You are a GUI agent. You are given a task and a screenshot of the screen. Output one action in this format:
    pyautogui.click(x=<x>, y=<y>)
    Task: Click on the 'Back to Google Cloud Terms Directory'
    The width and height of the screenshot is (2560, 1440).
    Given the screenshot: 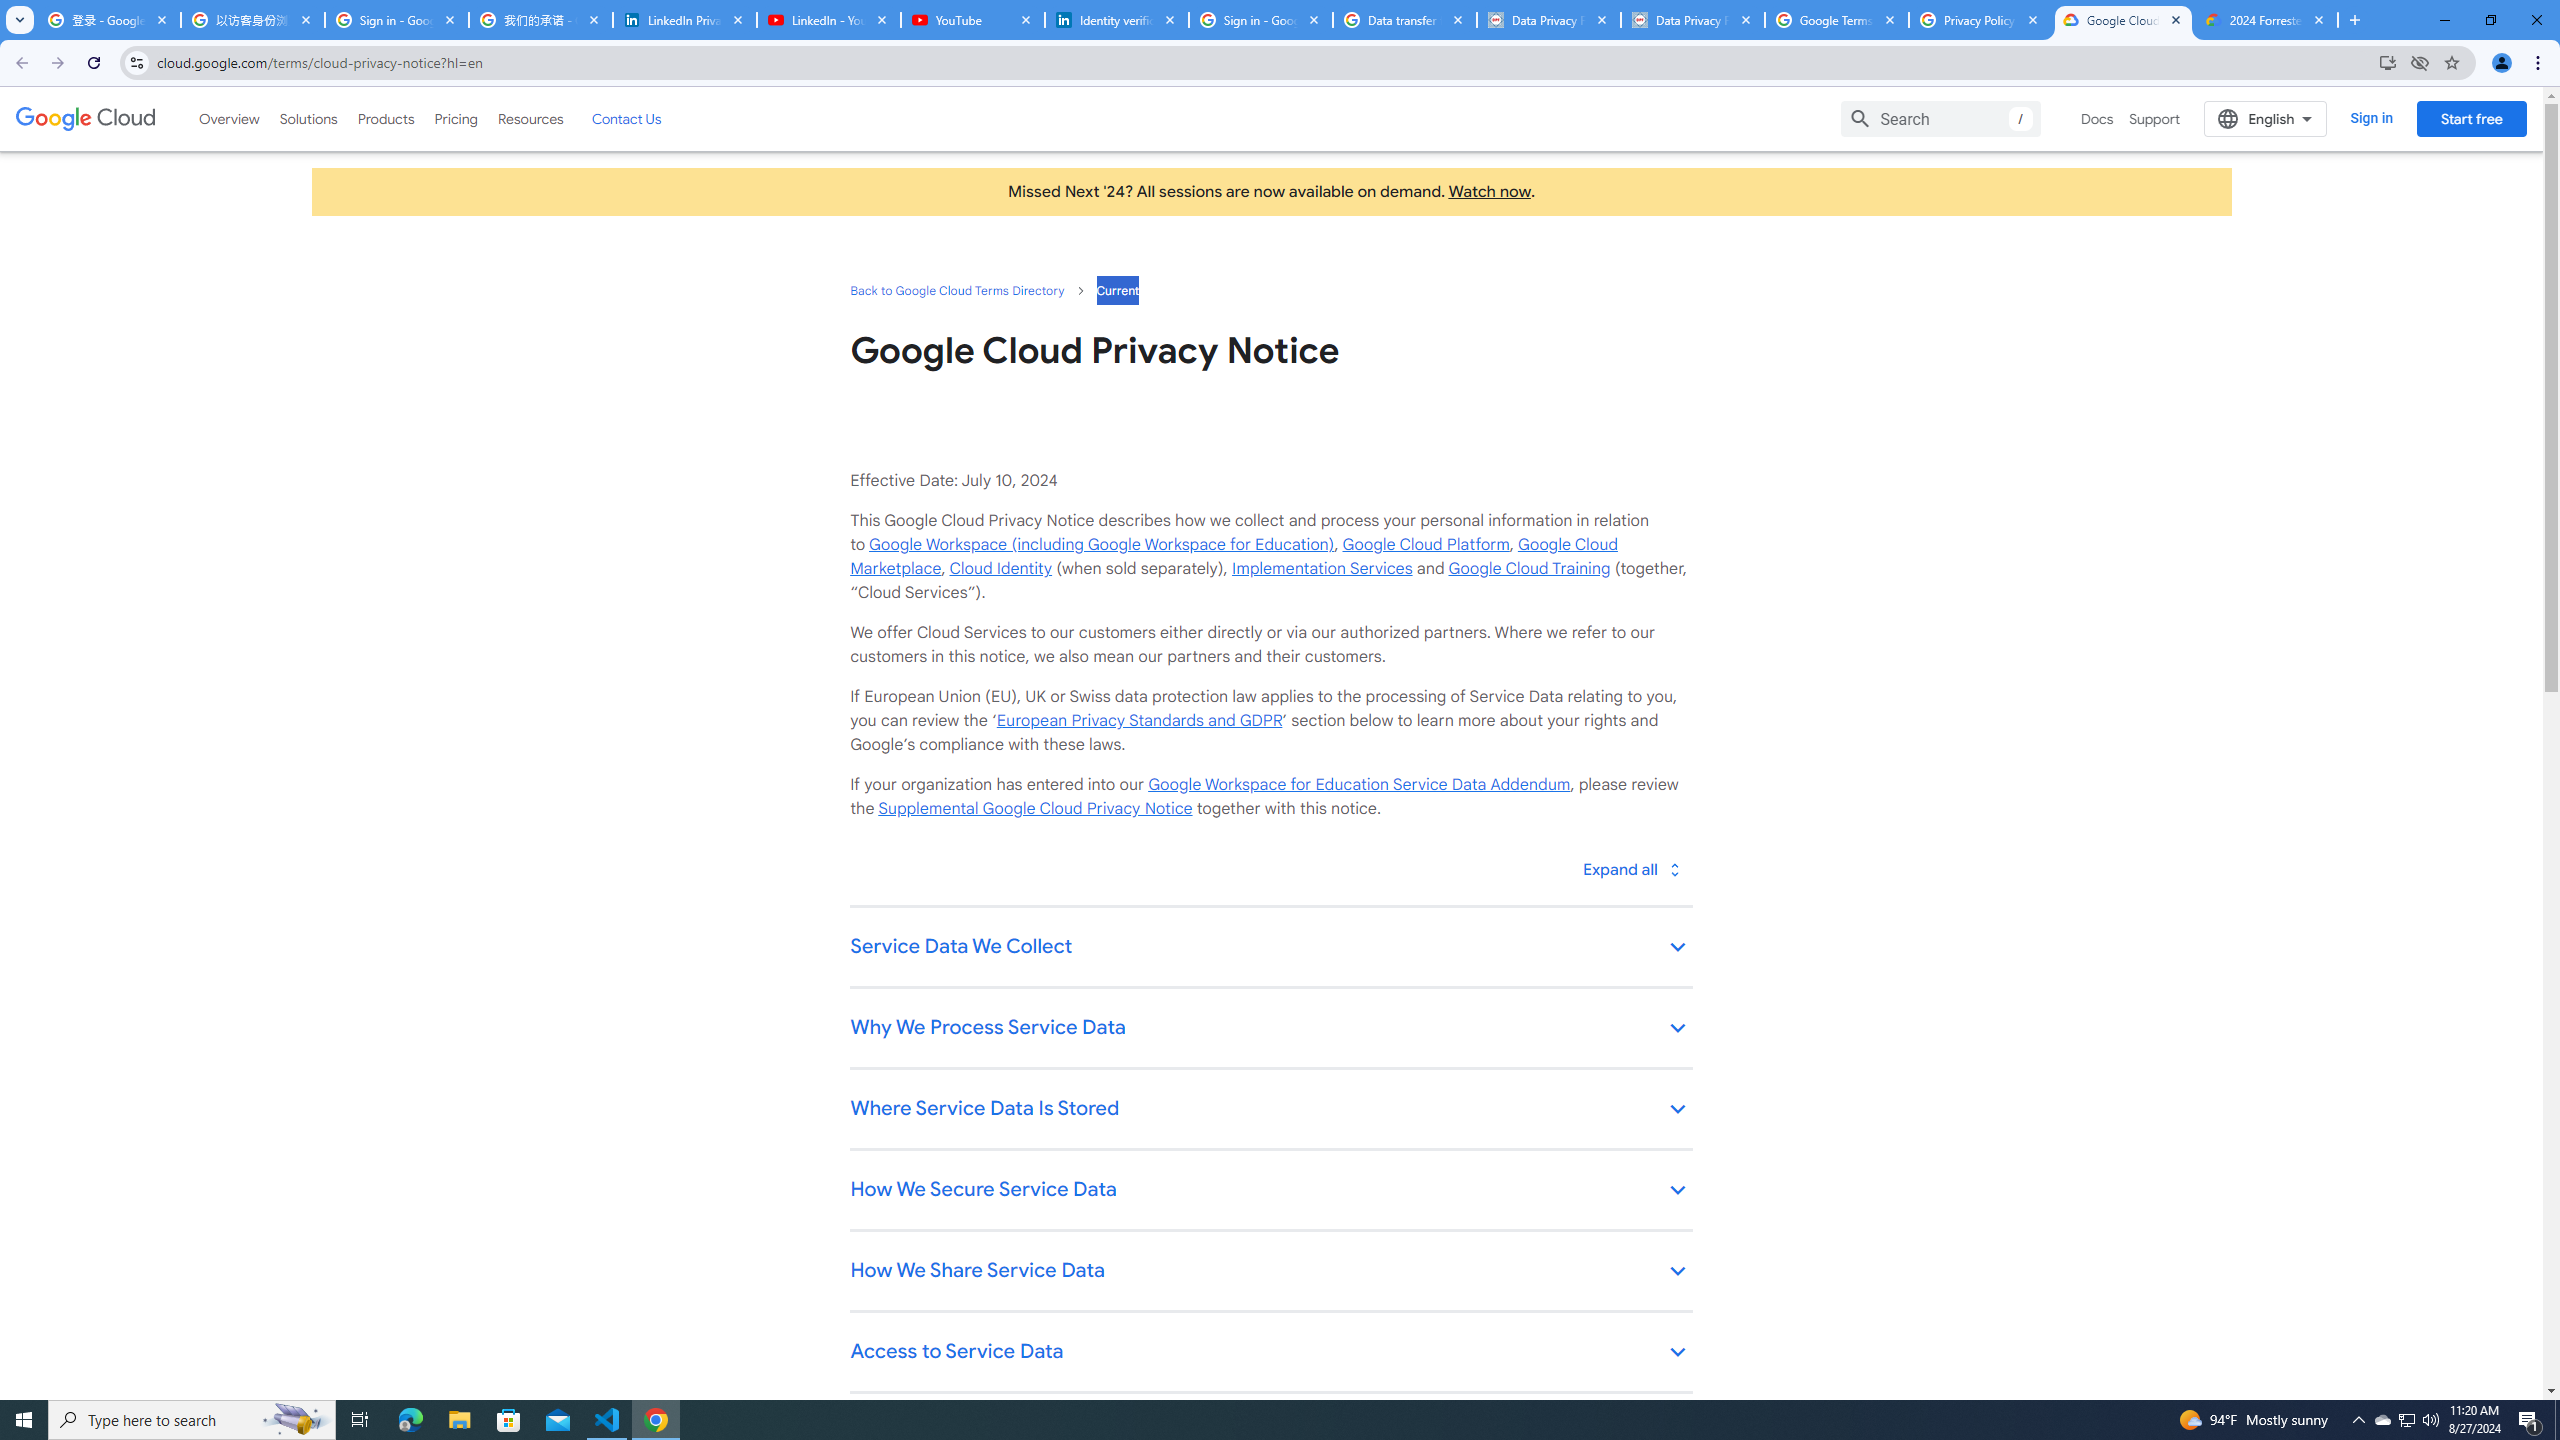 What is the action you would take?
    pyautogui.click(x=957, y=290)
    